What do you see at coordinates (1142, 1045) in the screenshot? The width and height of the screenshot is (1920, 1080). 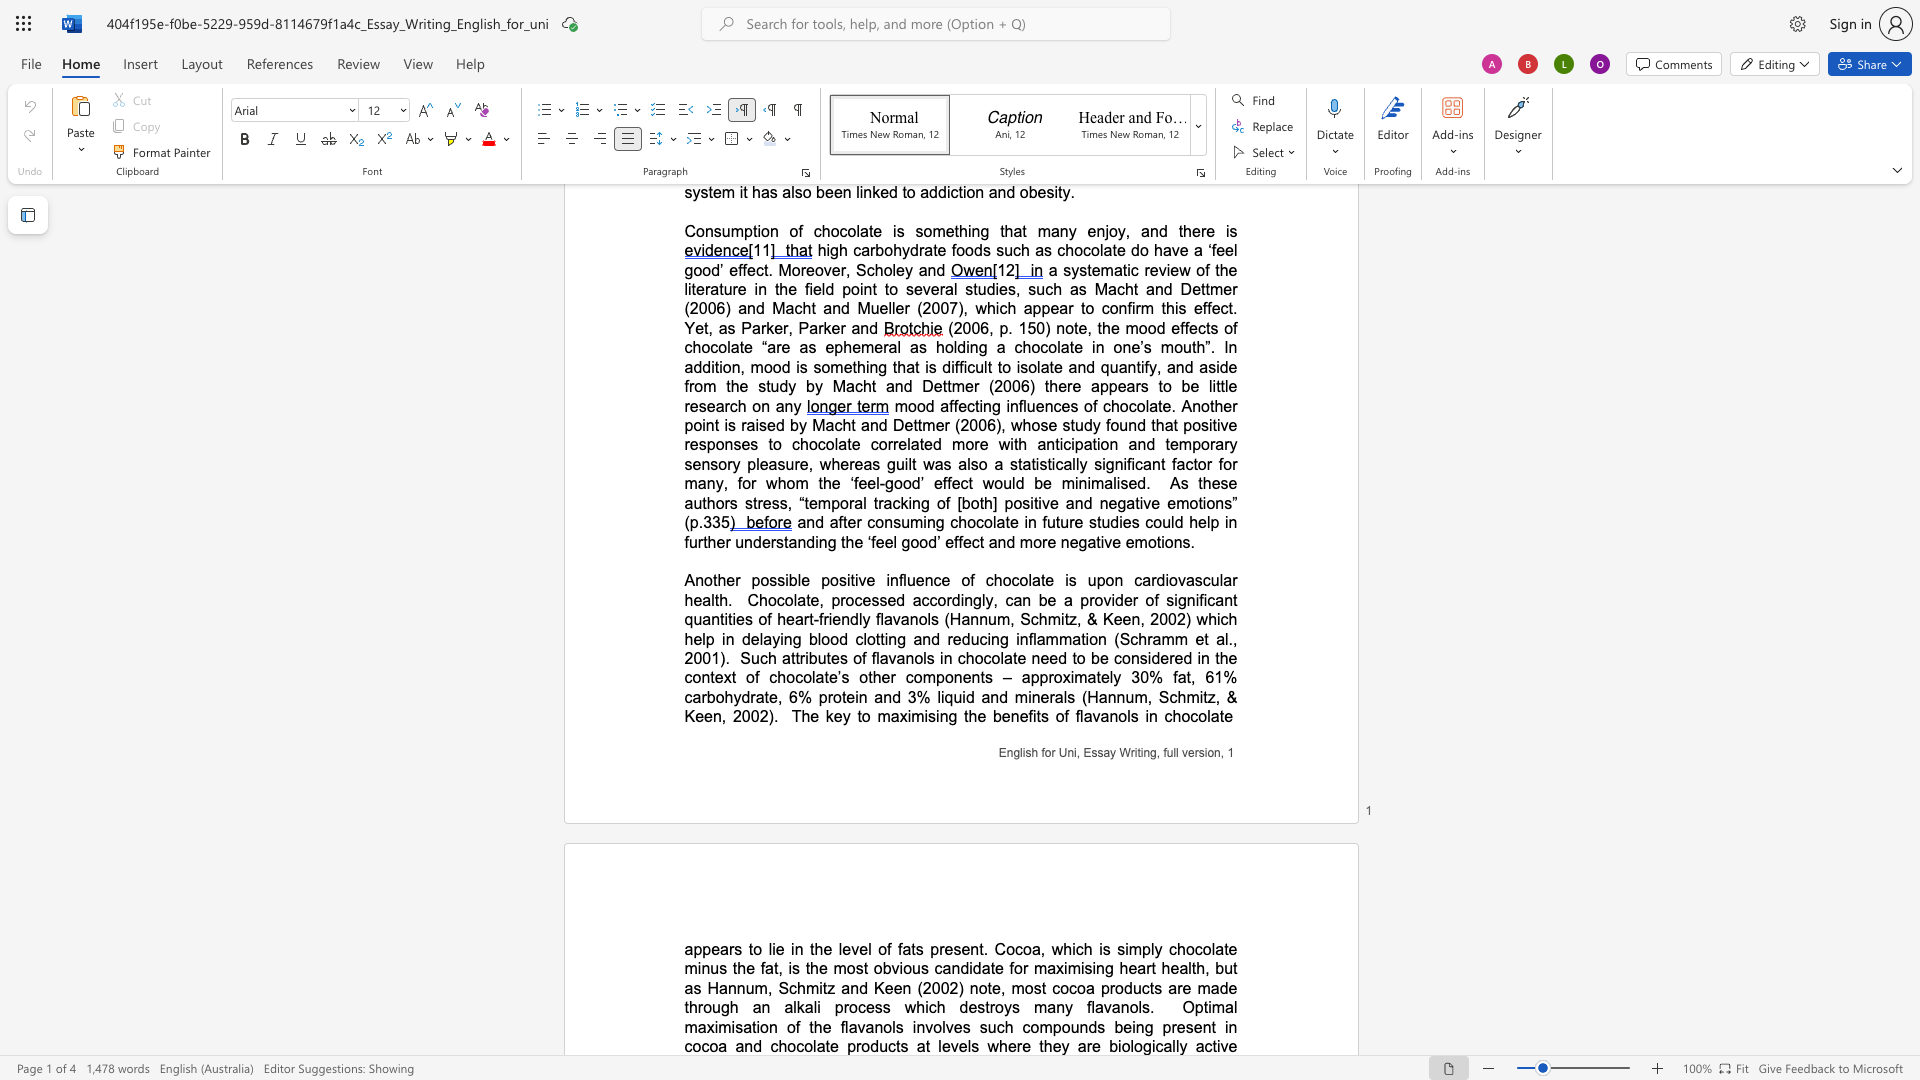 I see `the space between the continuous character "o" and "g" in the text` at bounding box center [1142, 1045].